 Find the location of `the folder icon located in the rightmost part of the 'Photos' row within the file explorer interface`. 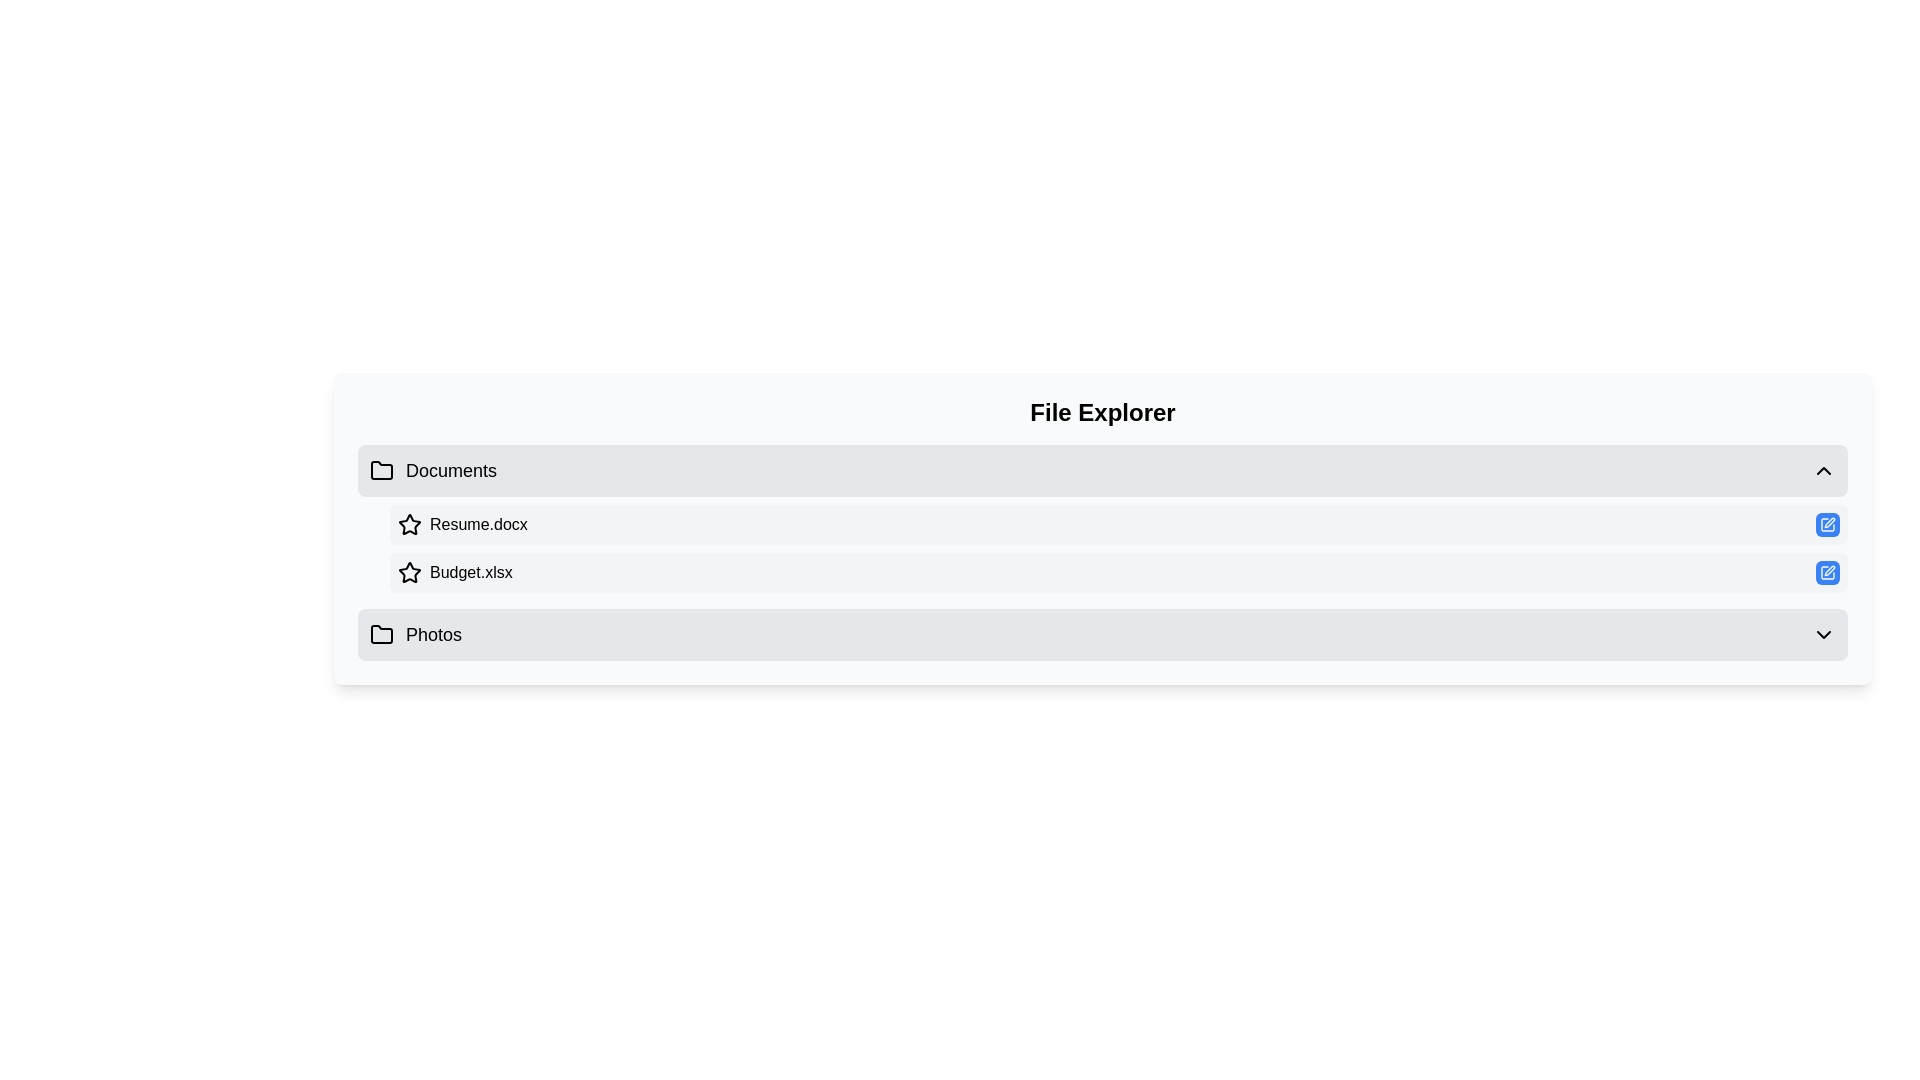

the folder icon located in the rightmost part of the 'Photos' row within the file explorer interface is located at coordinates (382, 634).